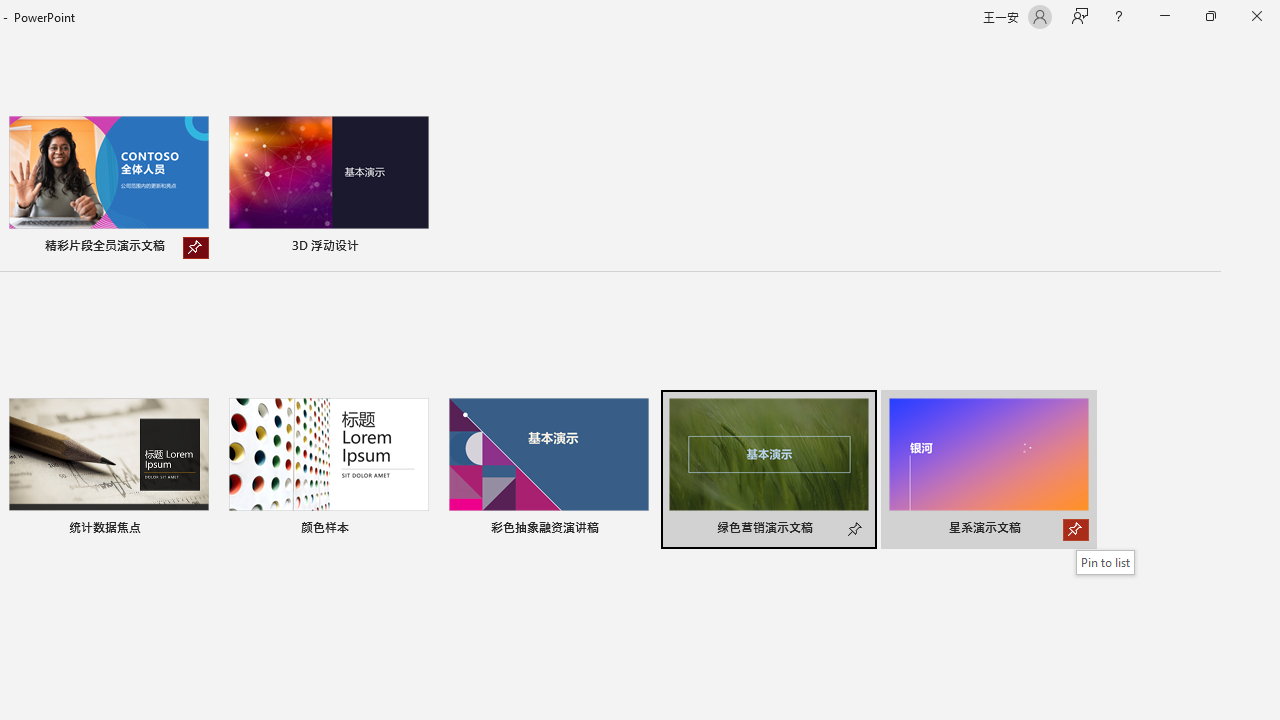 The height and width of the screenshot is (720, 1280). I want to click on 'Unpin from list', so click(195, 247).